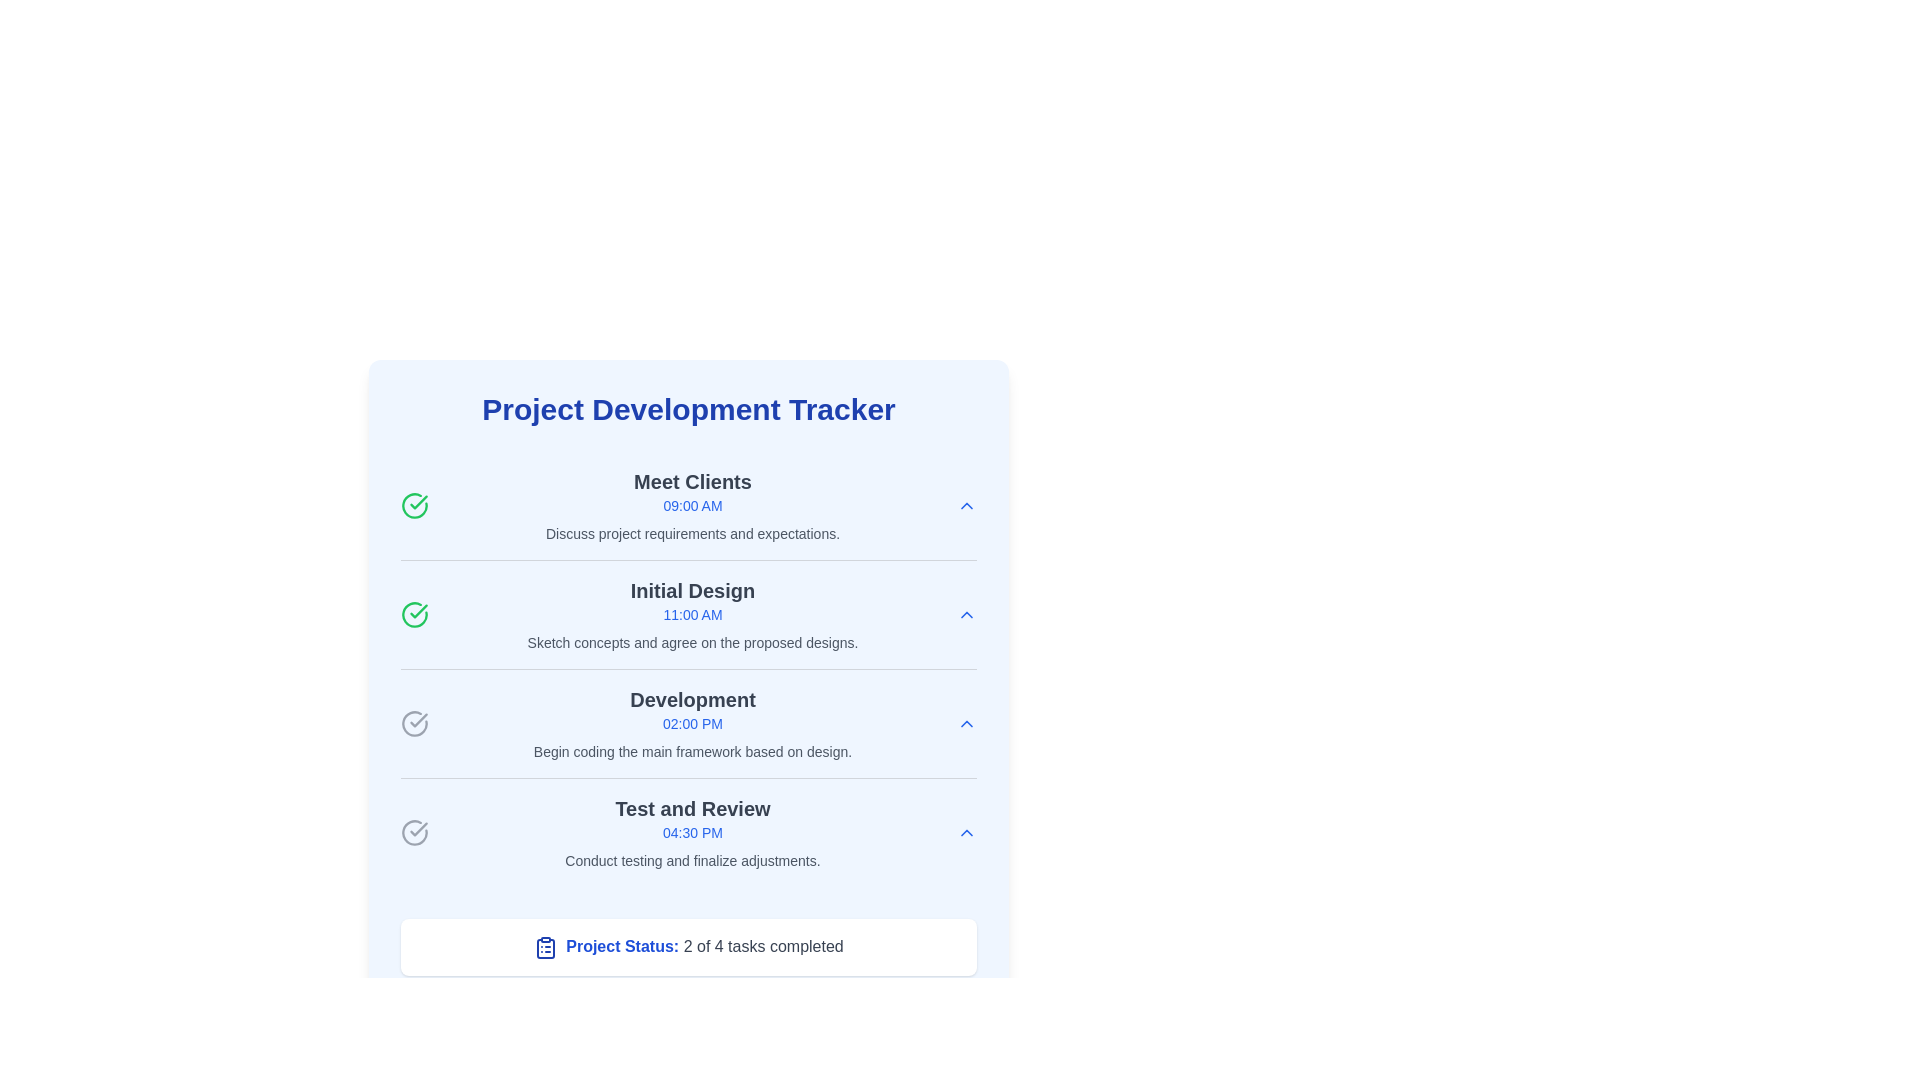  What do you see at coordinates (966, 613) in the screenshot?
I see `the upward-facing triangular chevron icon styled in blue located near the right edge of the 'Initial Design' section` at bounding box center [966, 613].